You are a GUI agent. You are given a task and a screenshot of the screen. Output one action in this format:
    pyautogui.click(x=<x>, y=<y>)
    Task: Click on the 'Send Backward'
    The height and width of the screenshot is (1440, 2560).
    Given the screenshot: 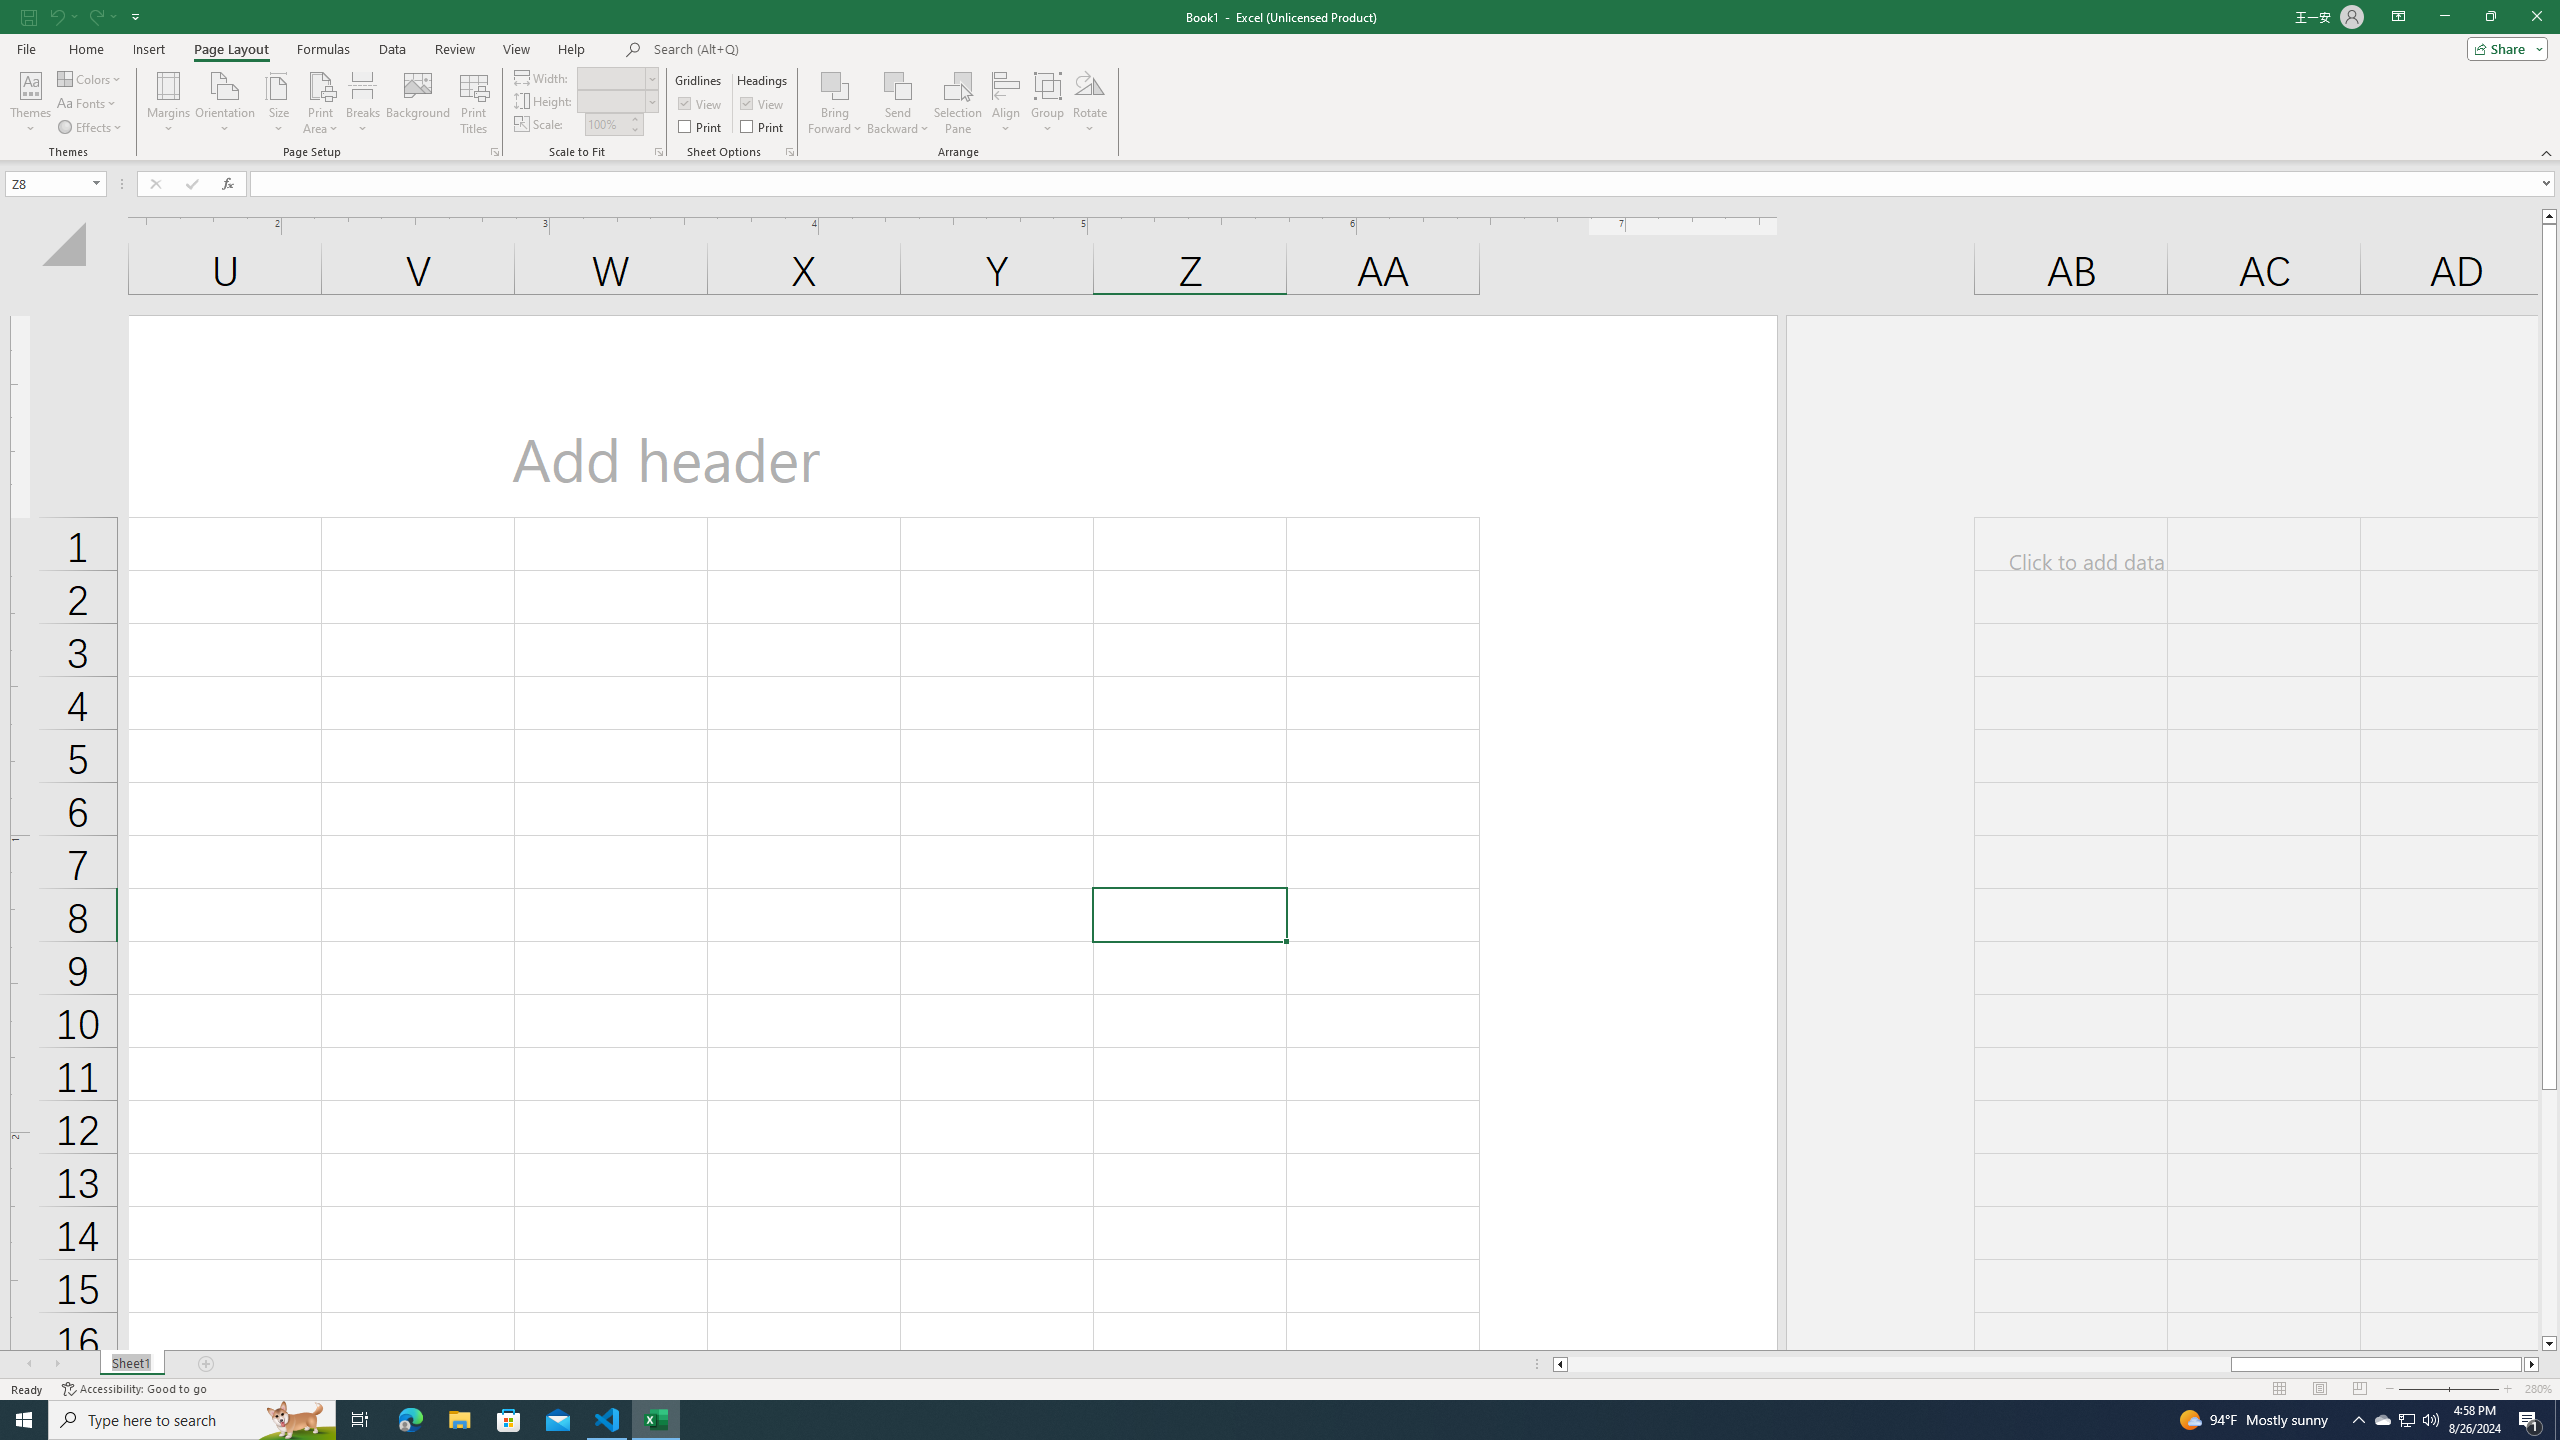 What is the action you would take?
    pyautogui.click(x=897, y=103)
    